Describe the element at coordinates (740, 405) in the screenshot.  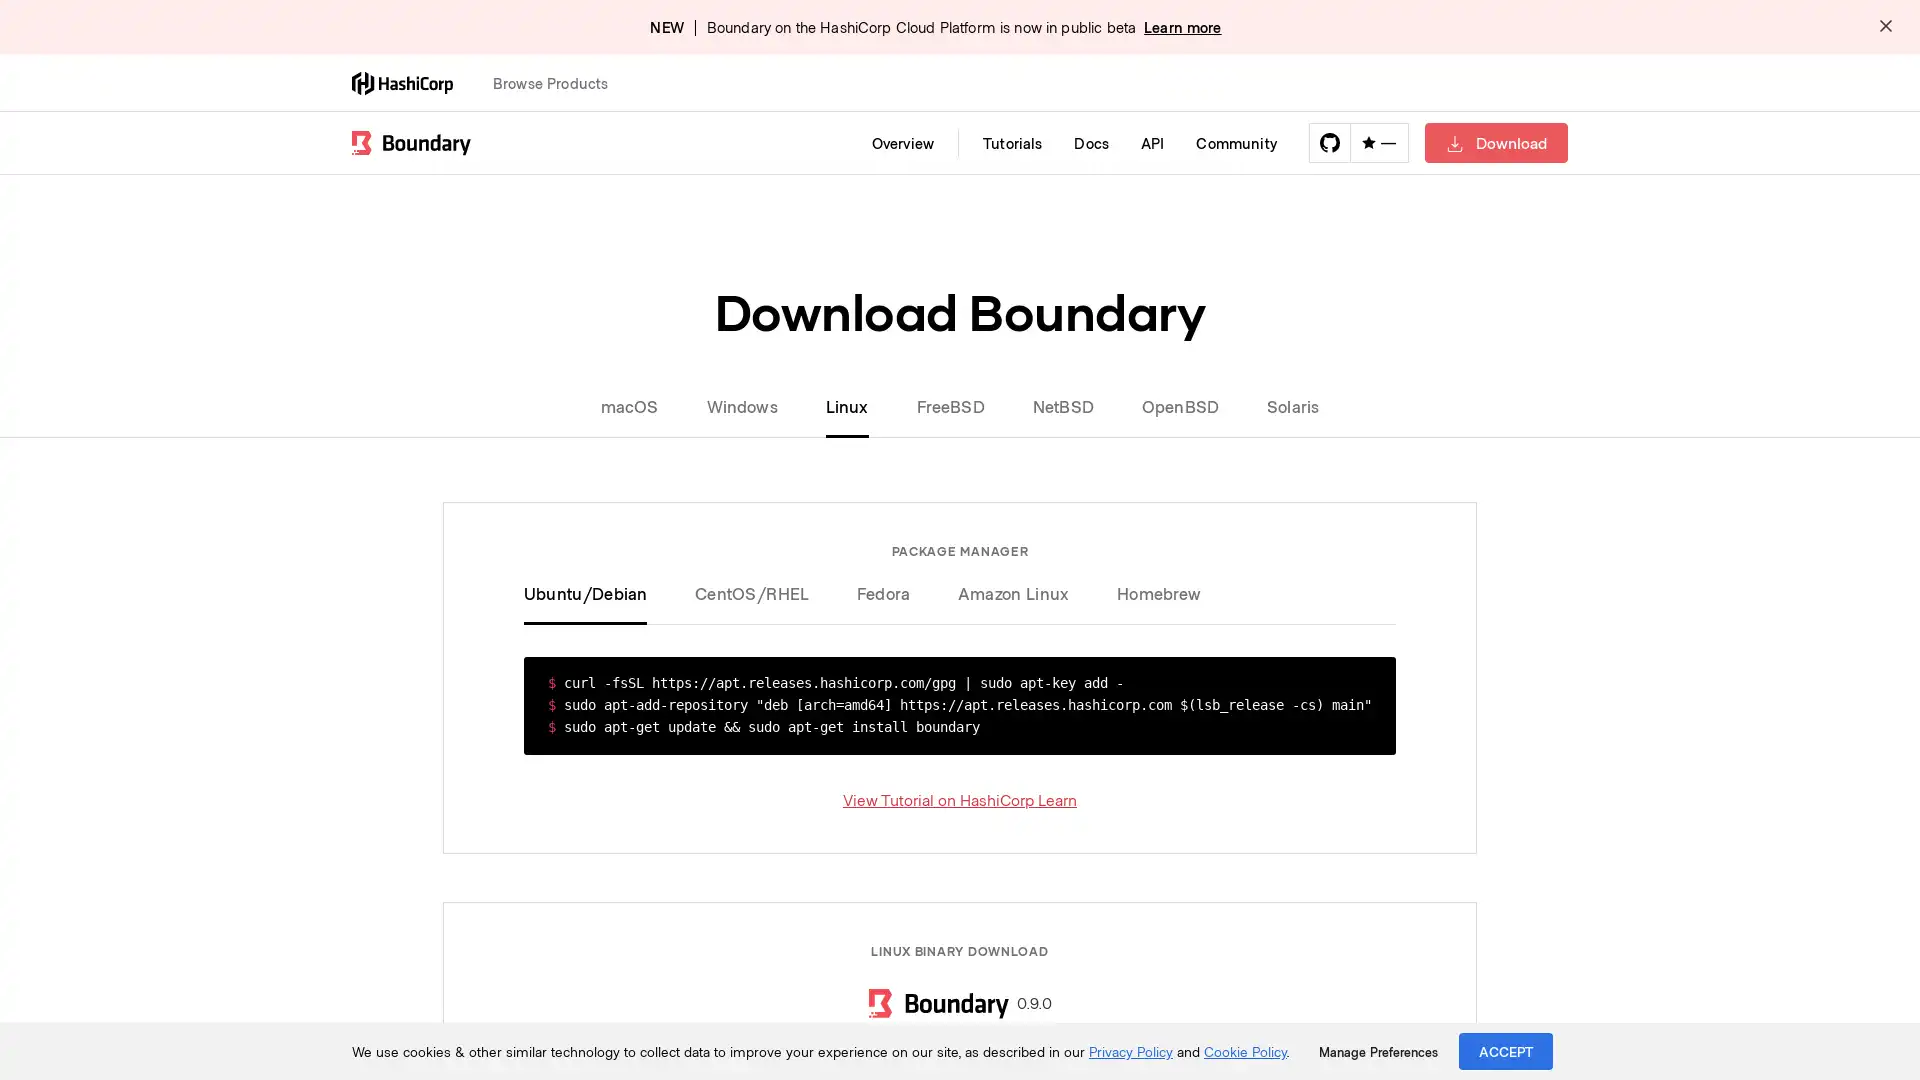
I see `Windows` at that location.